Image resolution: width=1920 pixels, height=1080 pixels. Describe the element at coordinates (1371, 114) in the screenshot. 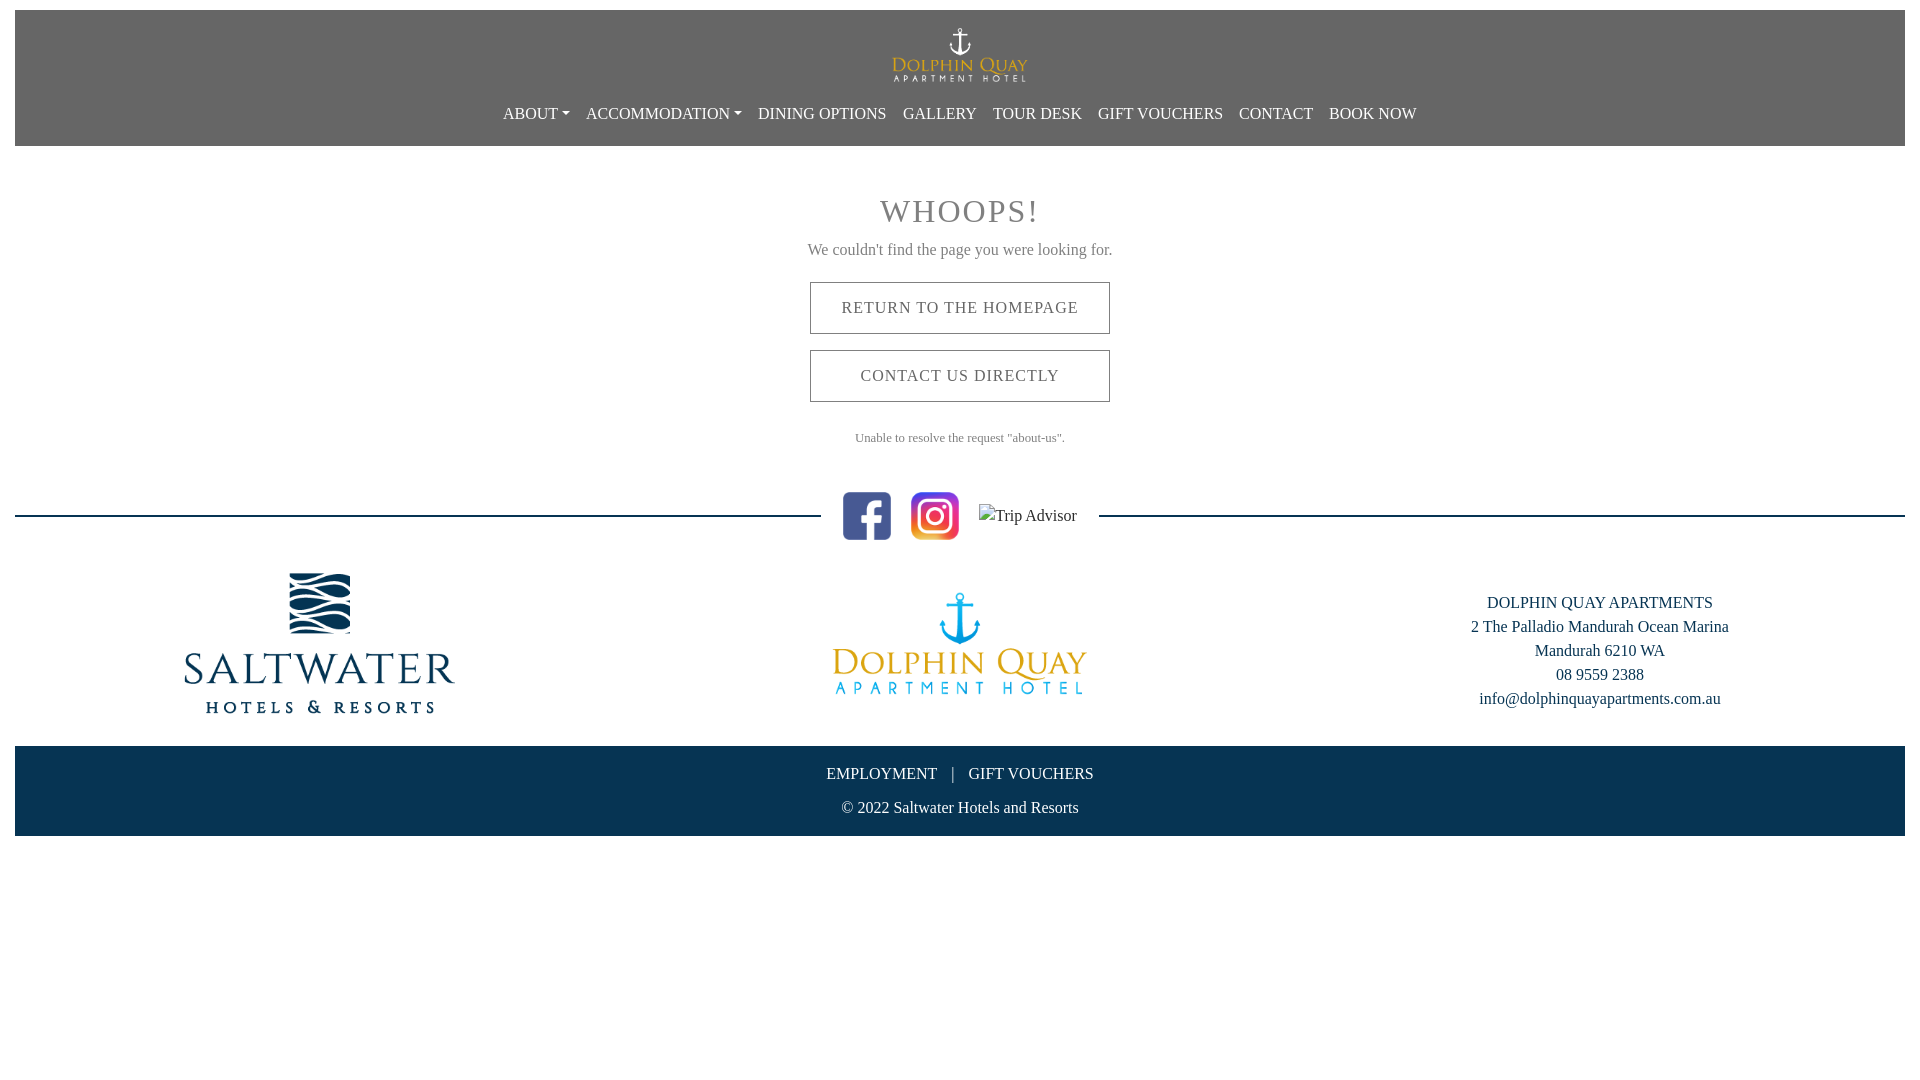

I see `'BOOK NOW'` at that location.